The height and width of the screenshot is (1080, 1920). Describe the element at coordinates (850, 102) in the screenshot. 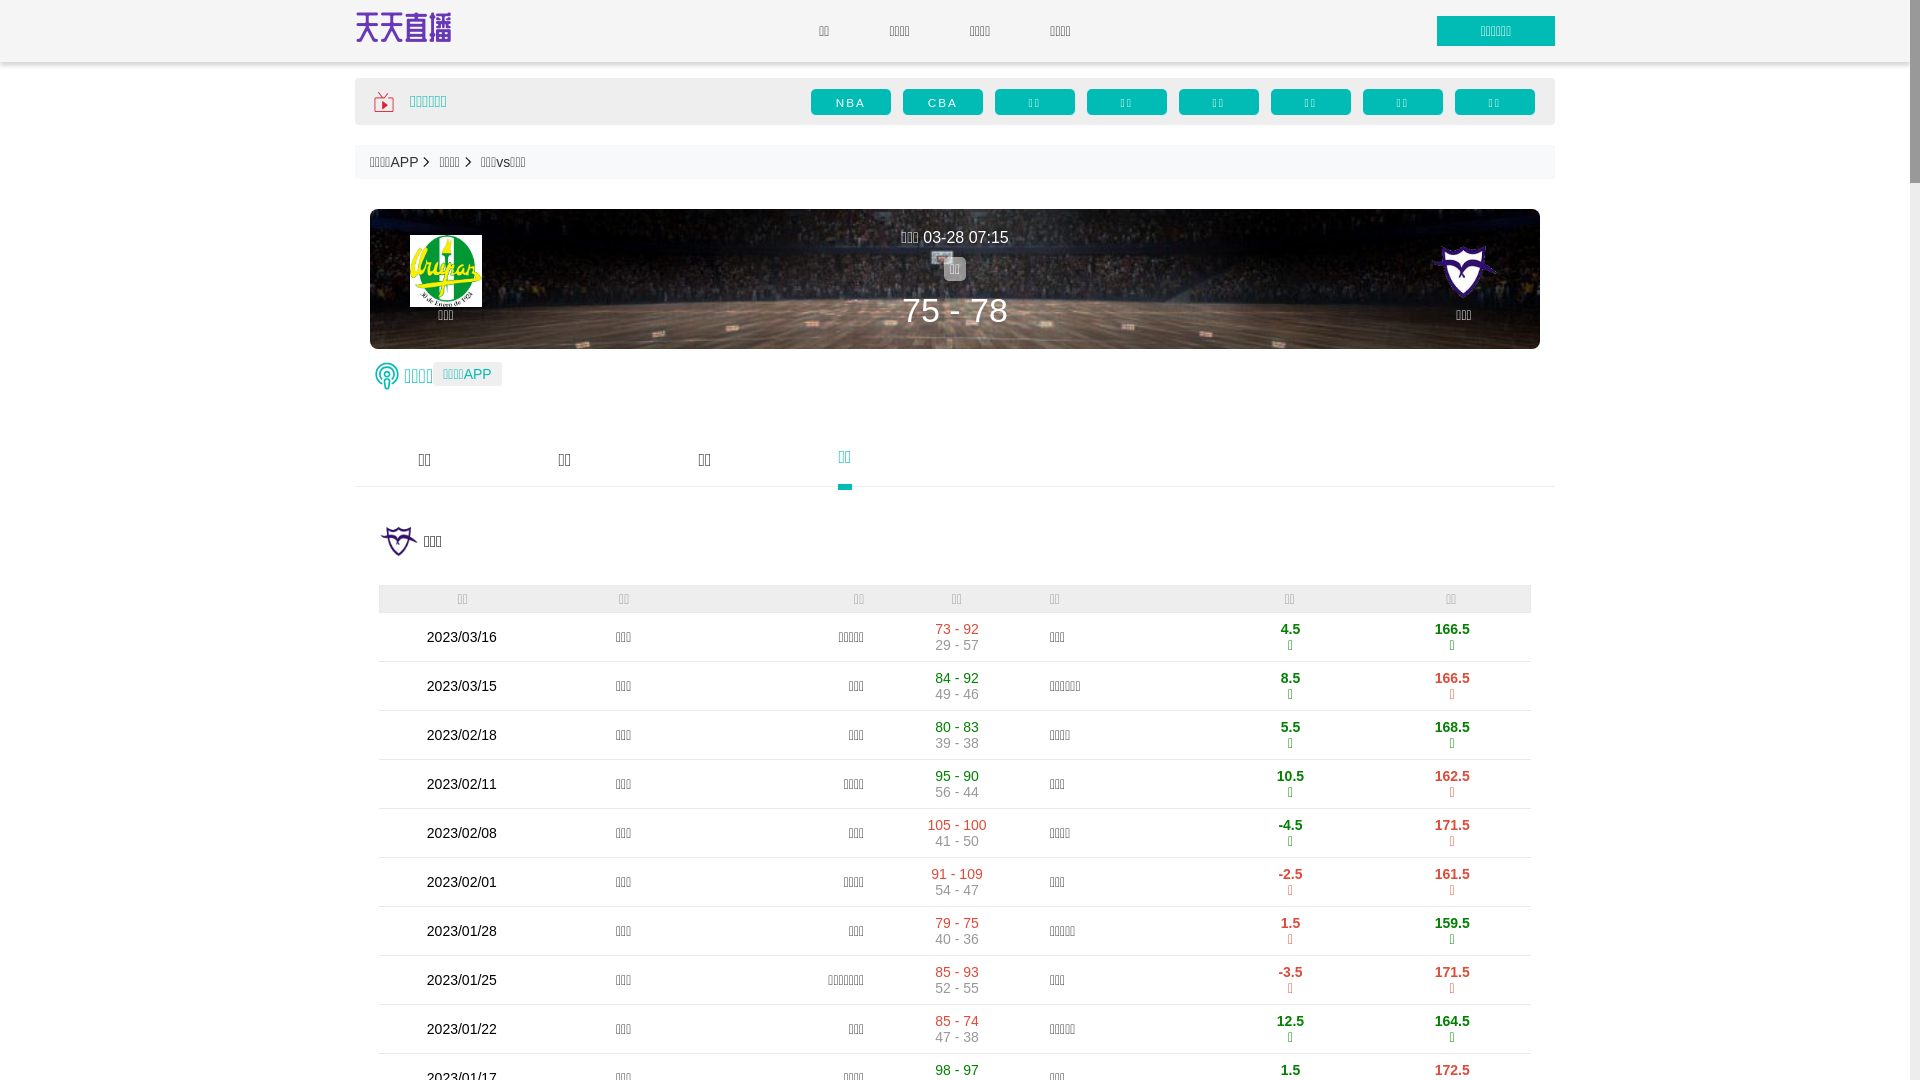

I see `'NBA'` at that location.